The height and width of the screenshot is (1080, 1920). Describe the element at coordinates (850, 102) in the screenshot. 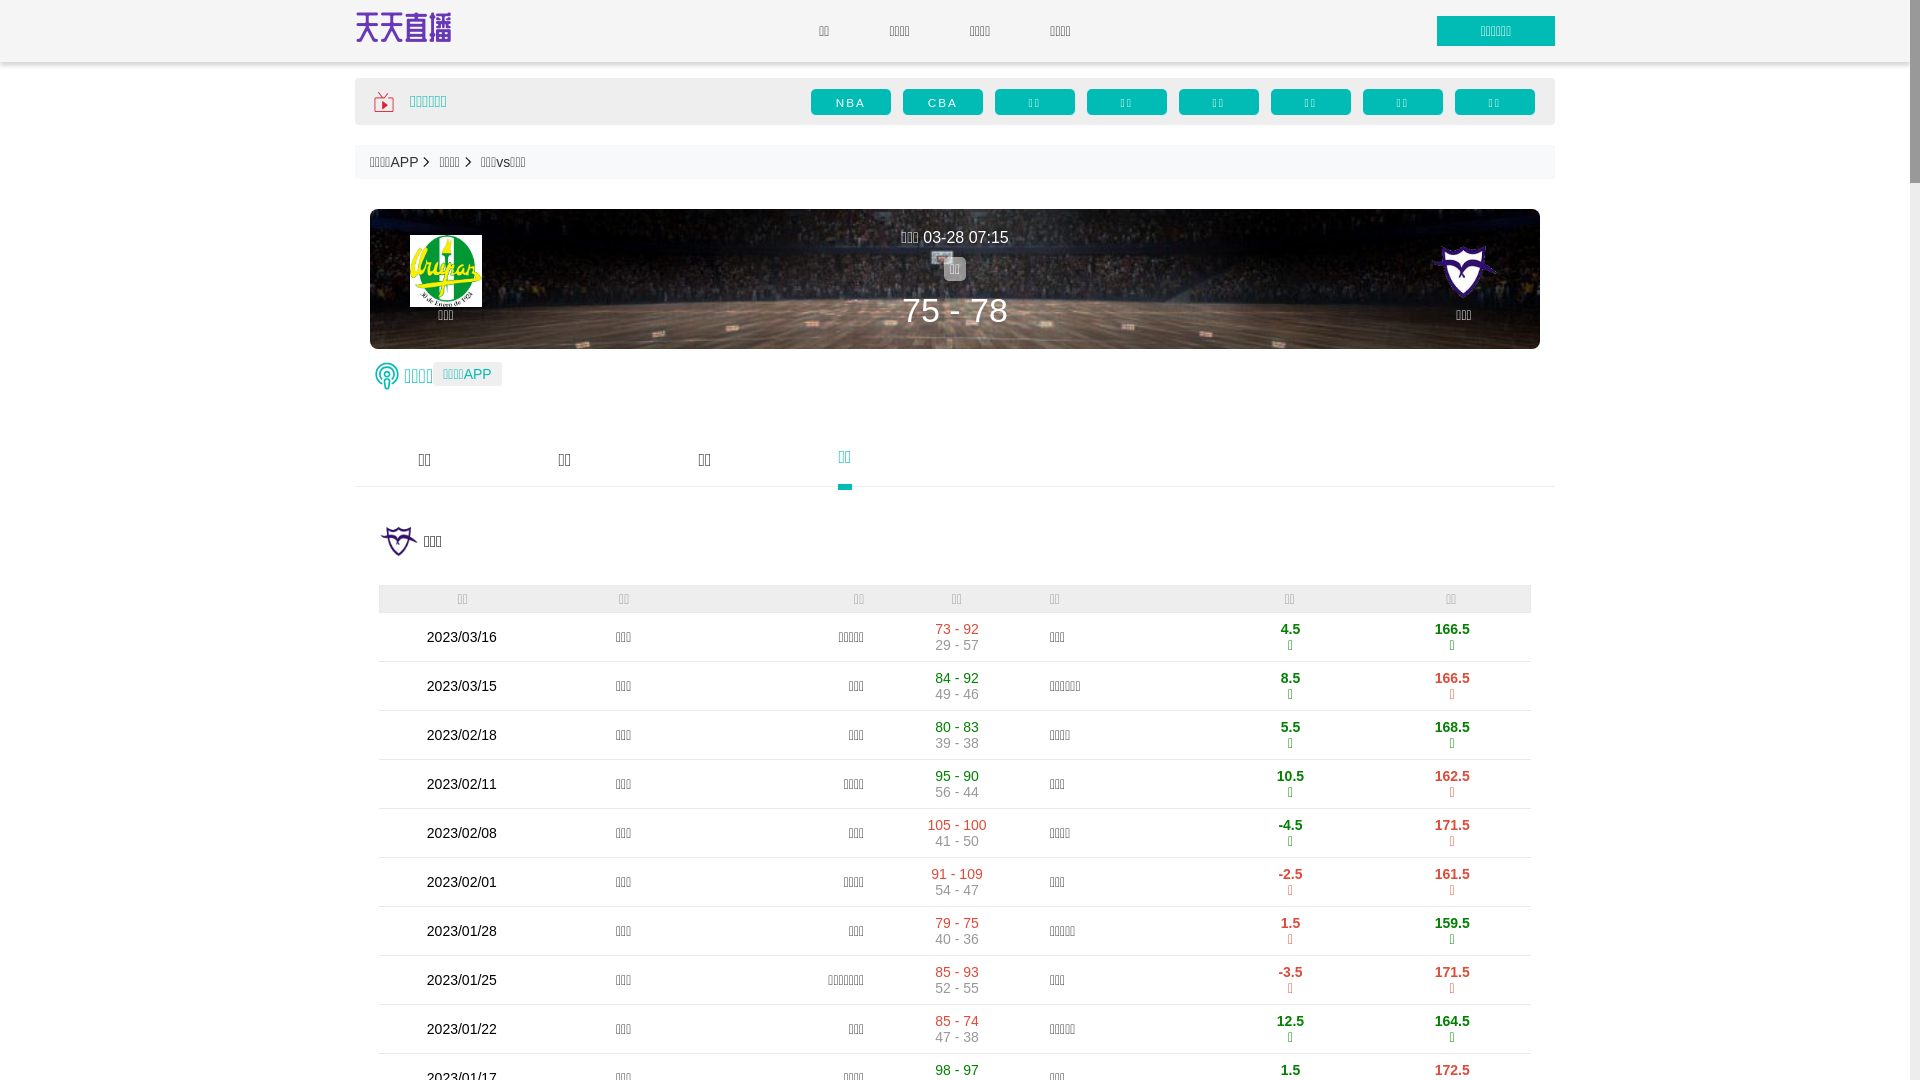

I see `'NBA'` at that location.